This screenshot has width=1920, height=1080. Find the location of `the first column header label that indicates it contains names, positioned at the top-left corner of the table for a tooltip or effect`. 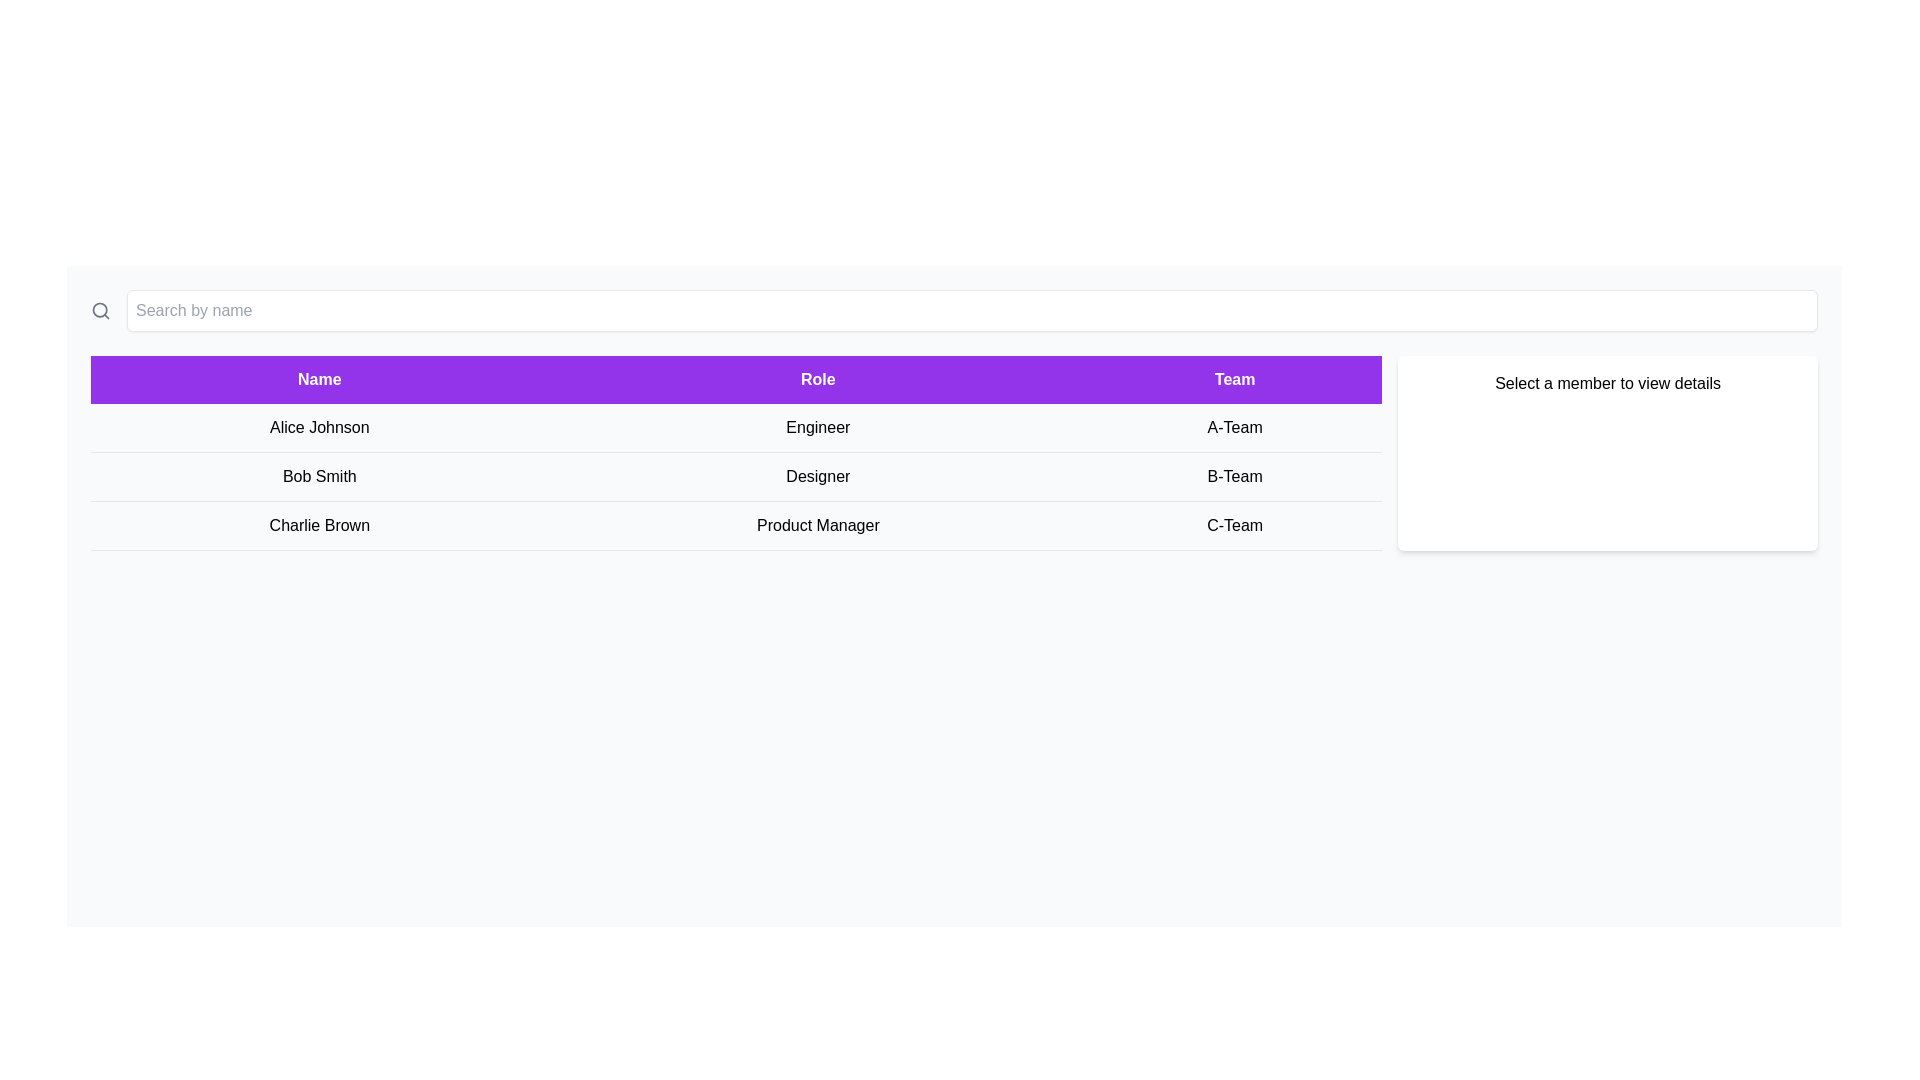

the first column header label that indicates it contains names, positioned at the top-left corner of the table for a tooltip or effect is located at coordinates (318, 380).